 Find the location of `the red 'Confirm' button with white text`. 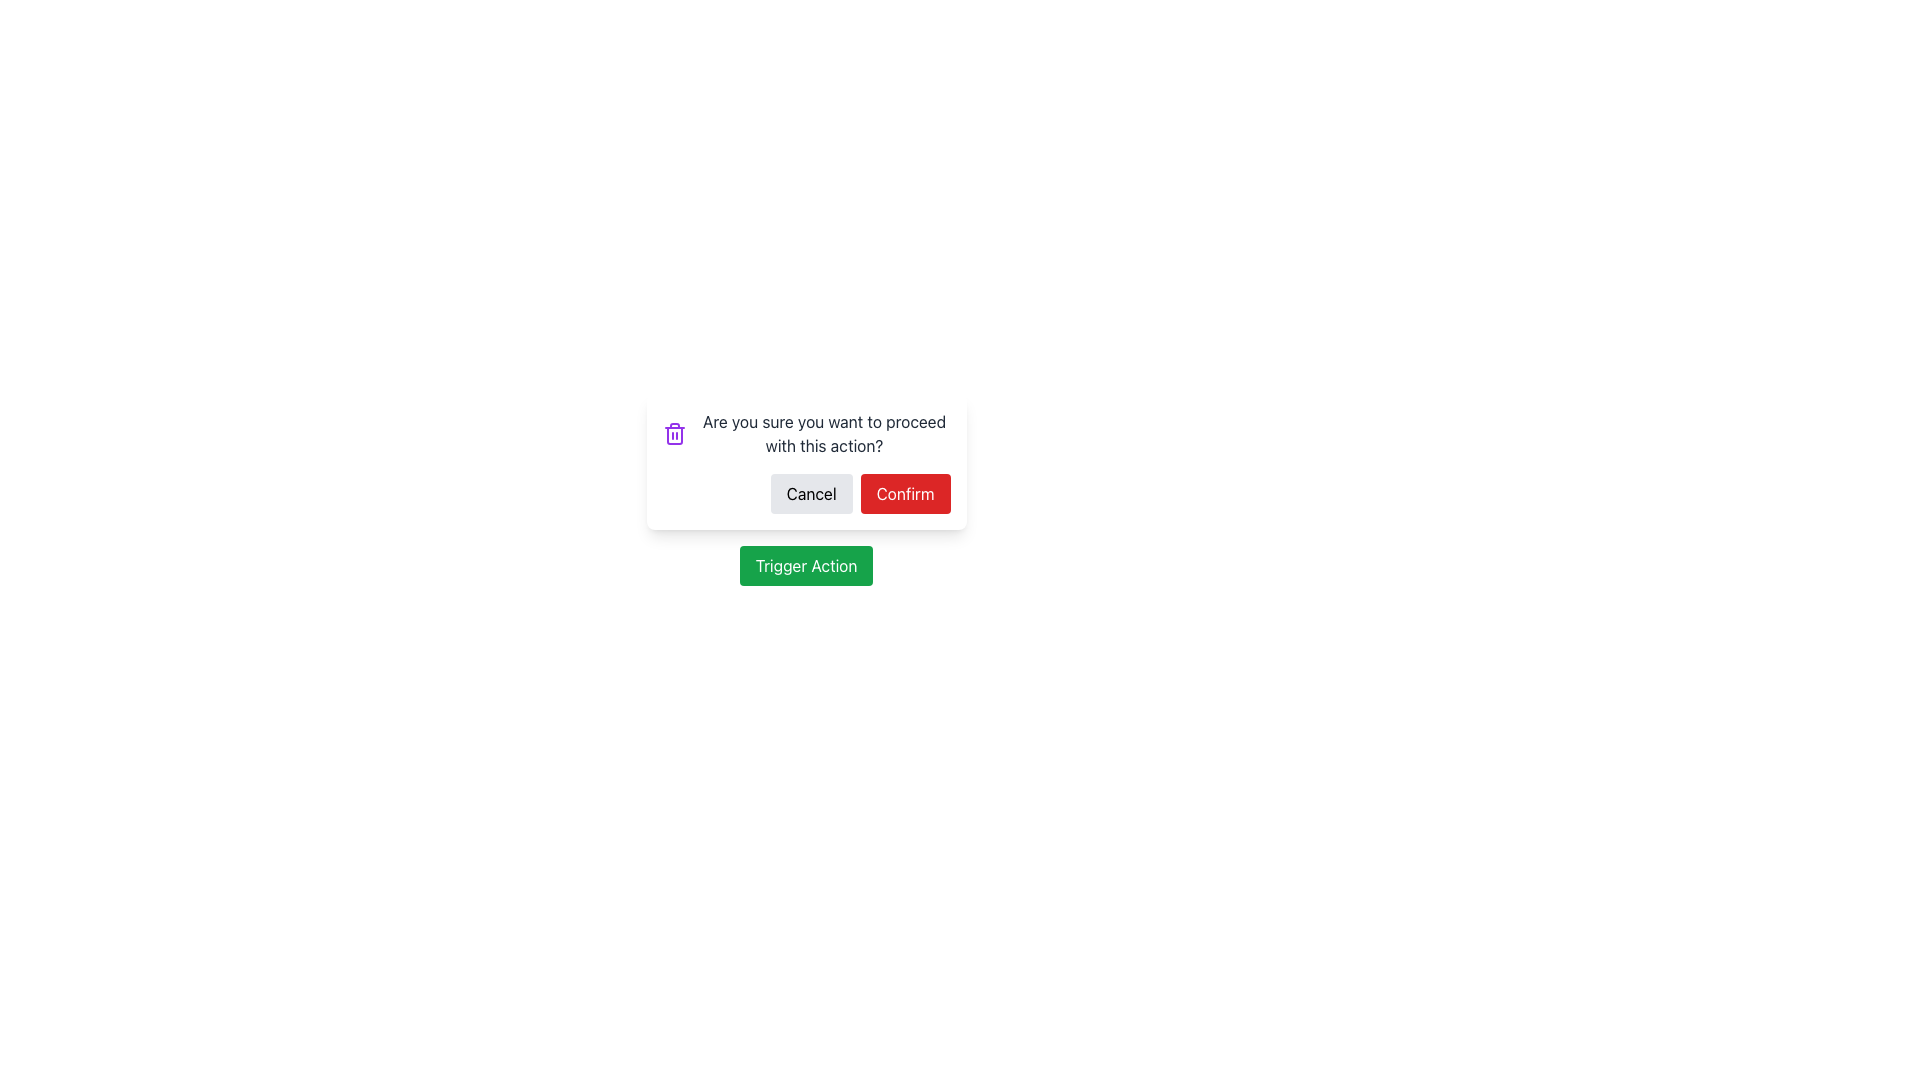

the red 'Confirm' button with white text is located at coordinates (904, 493).